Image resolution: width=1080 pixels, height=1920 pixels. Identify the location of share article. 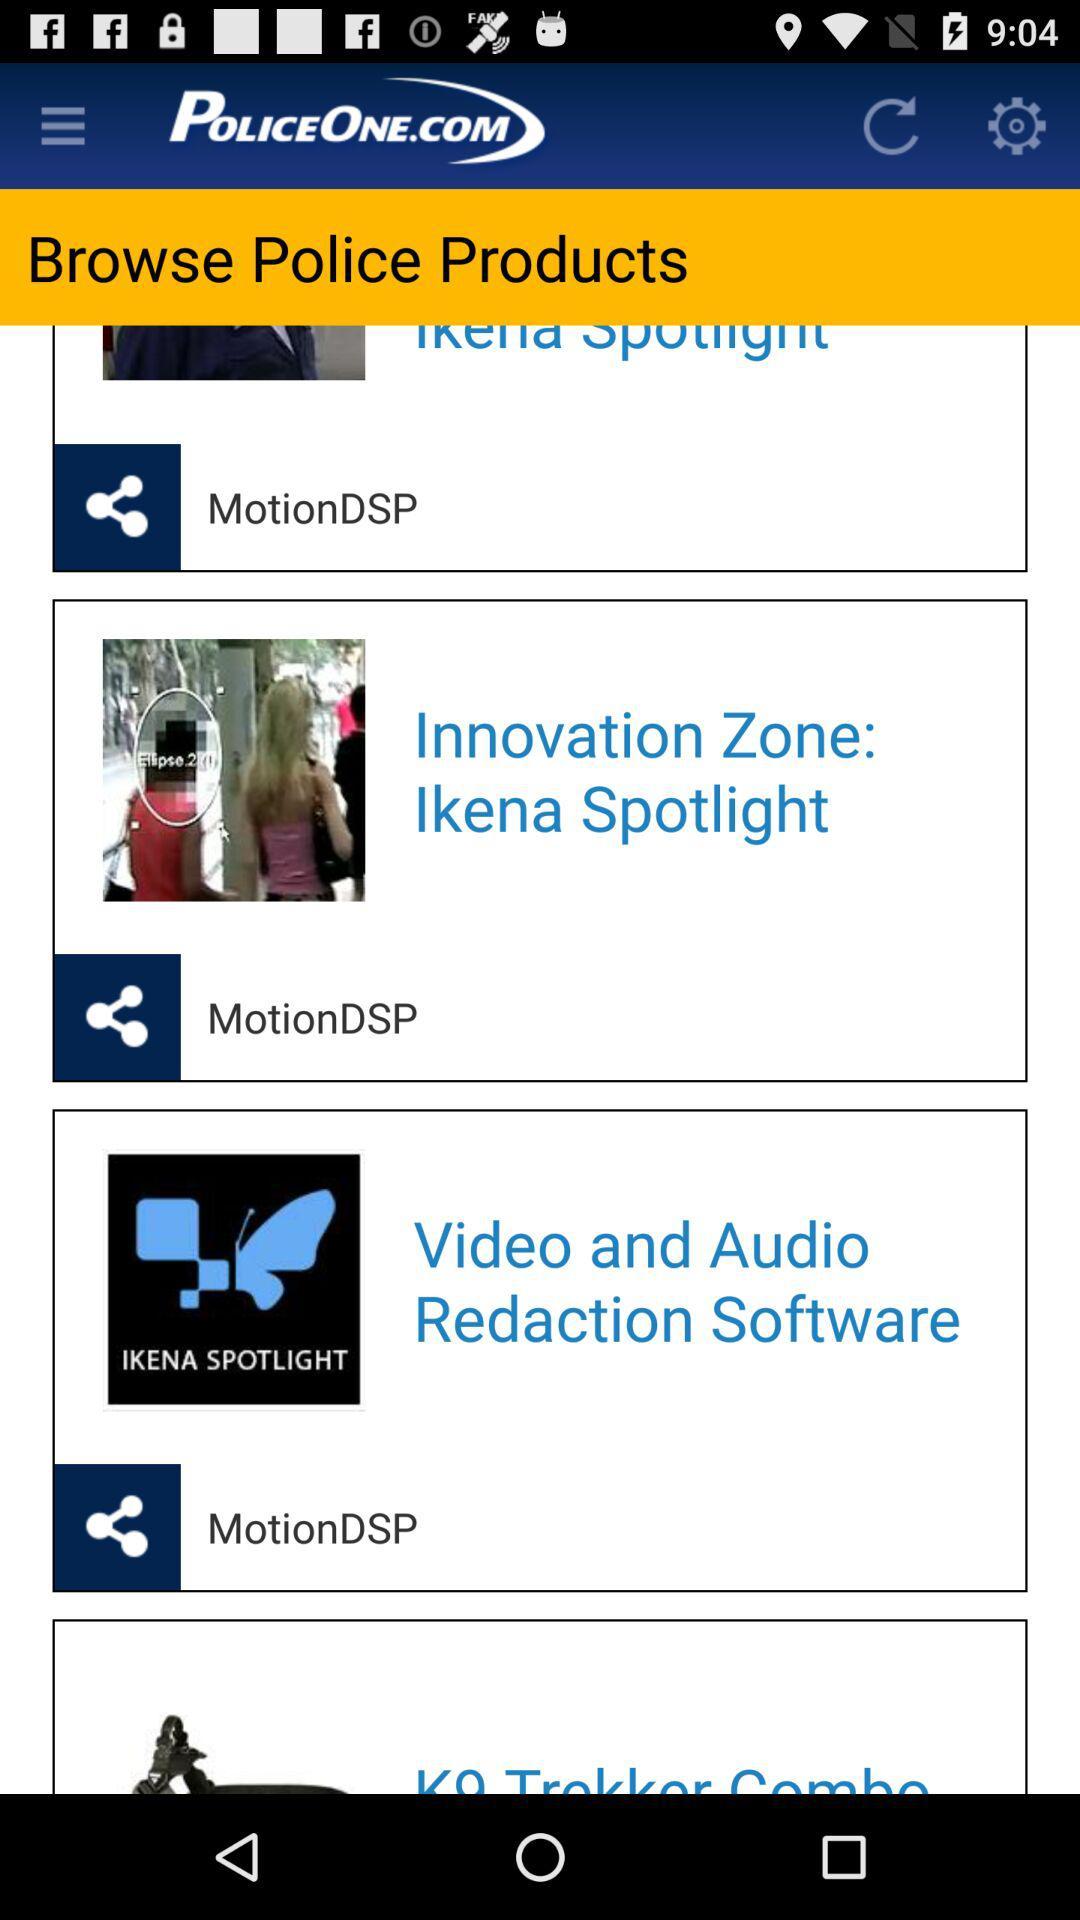
(117, 1017).